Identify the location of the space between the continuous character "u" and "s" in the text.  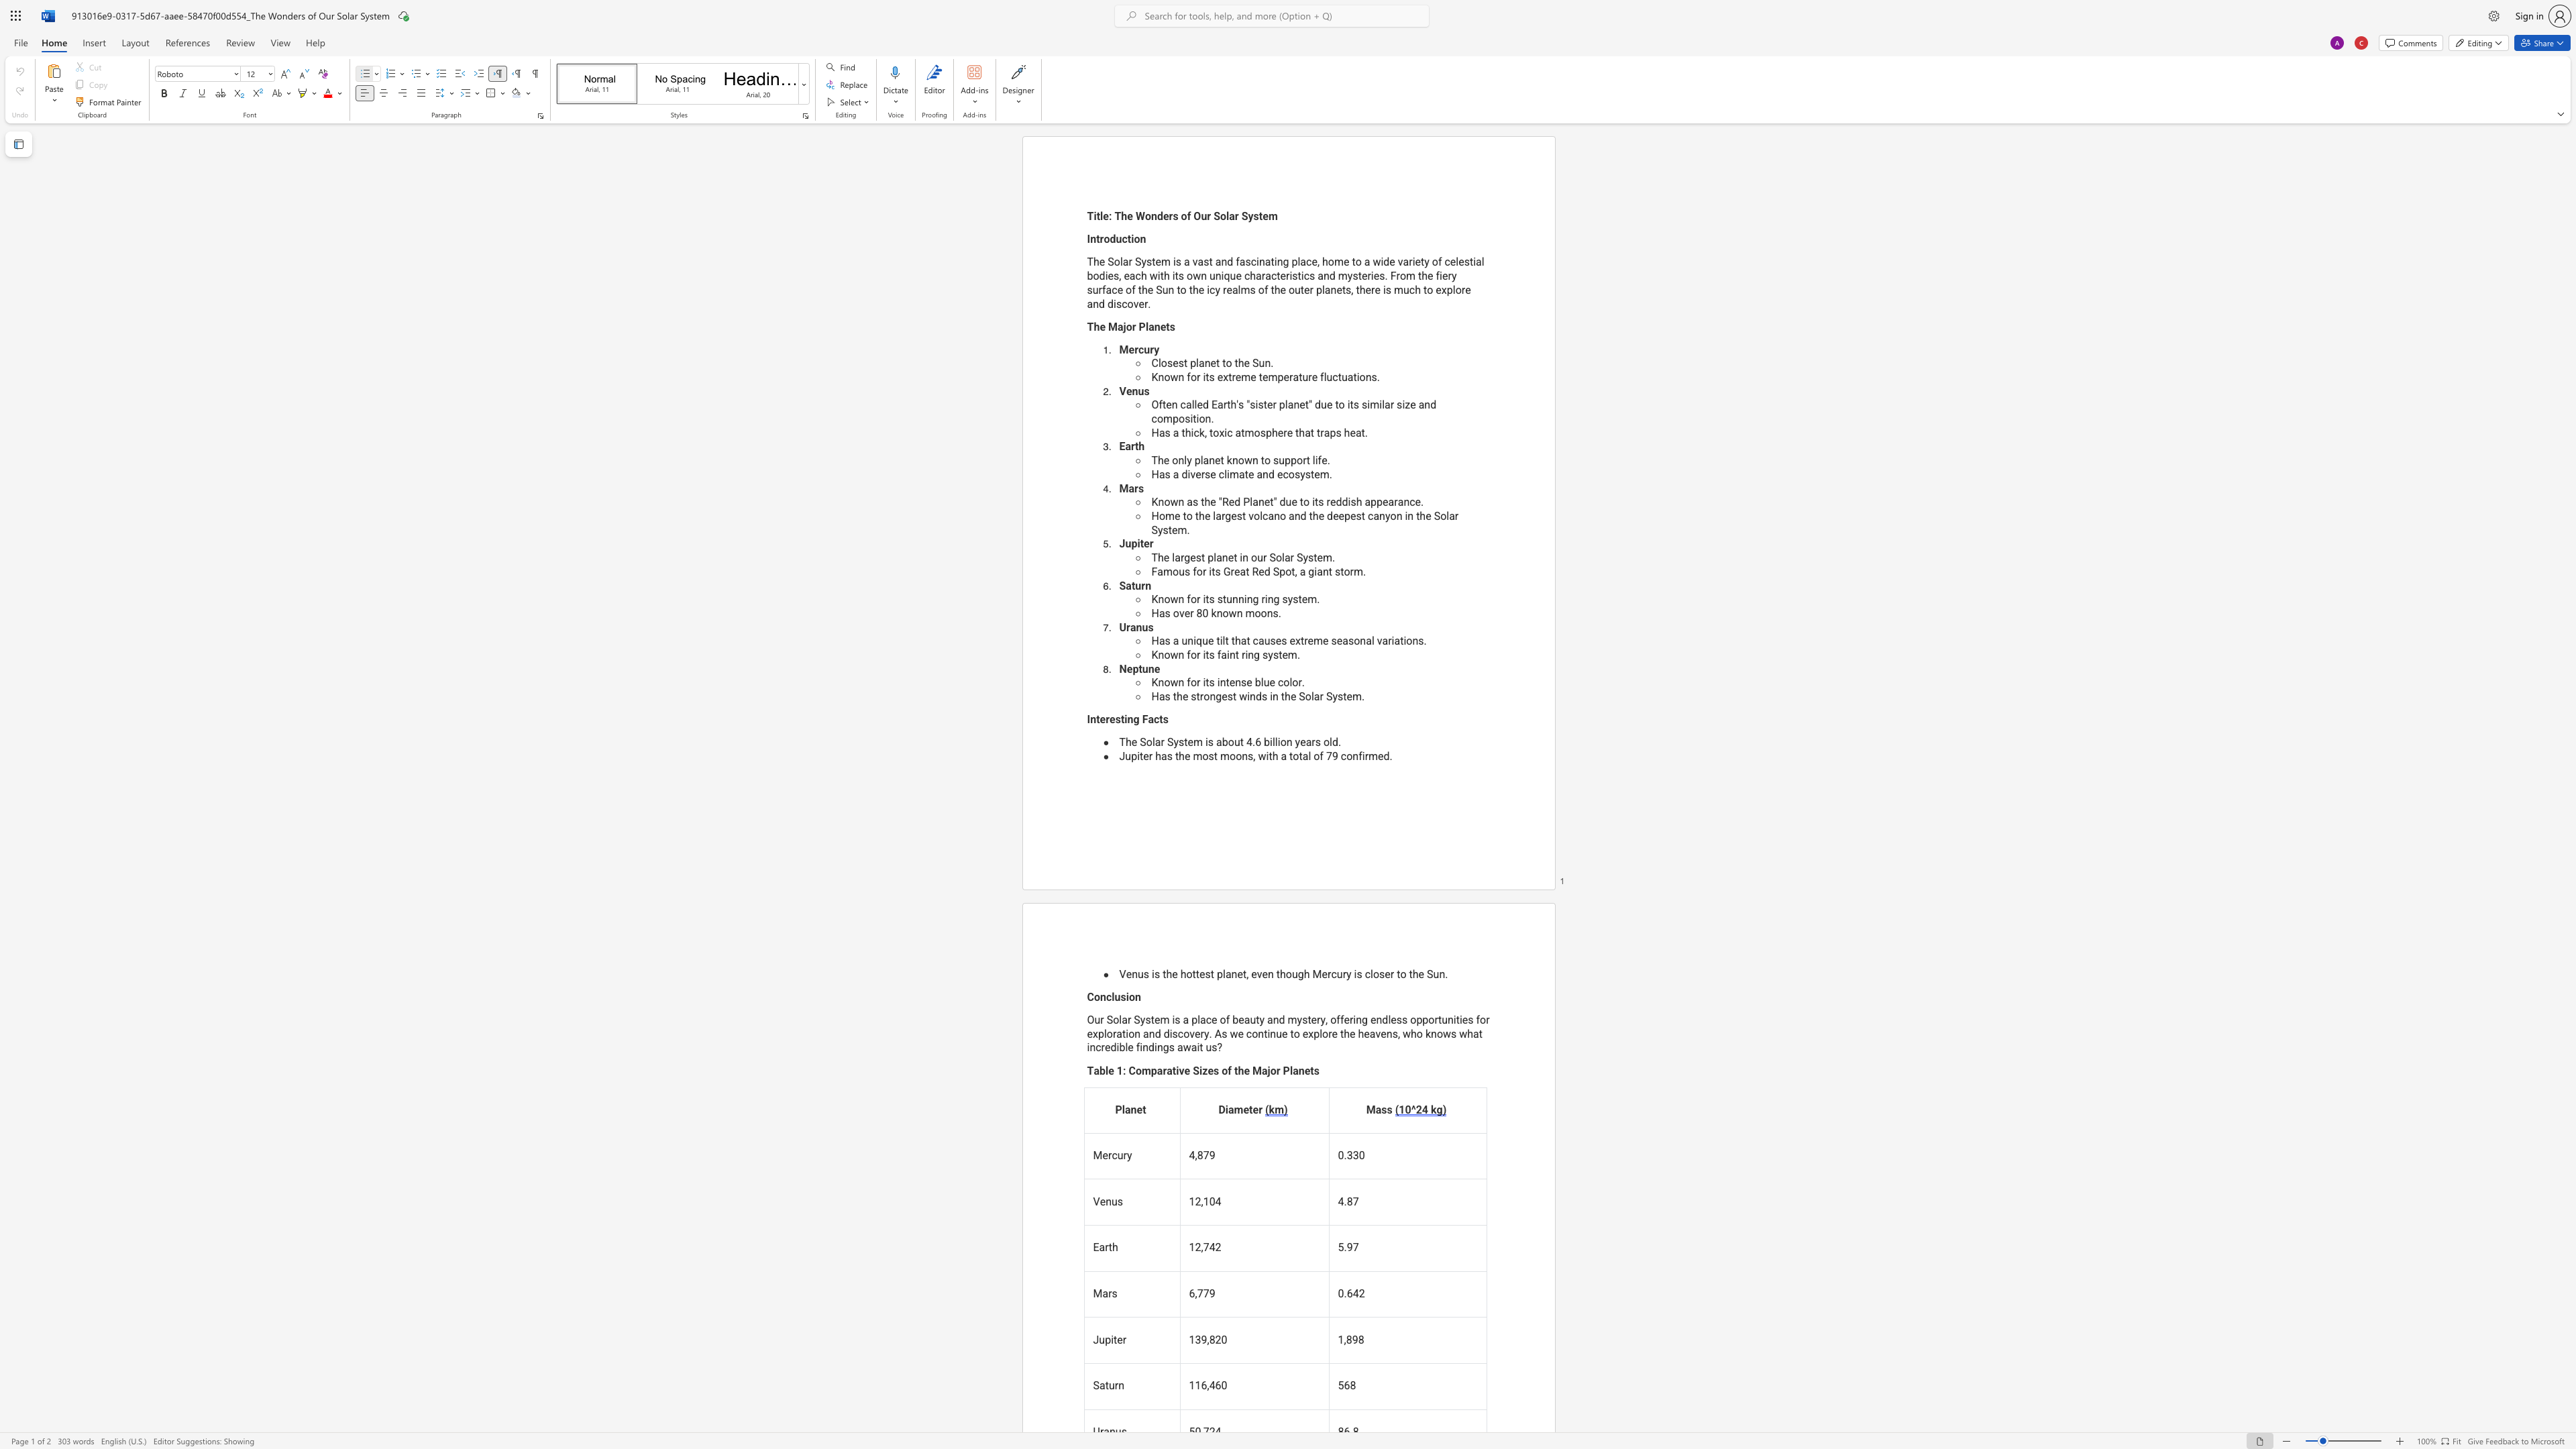
(1269, 640).